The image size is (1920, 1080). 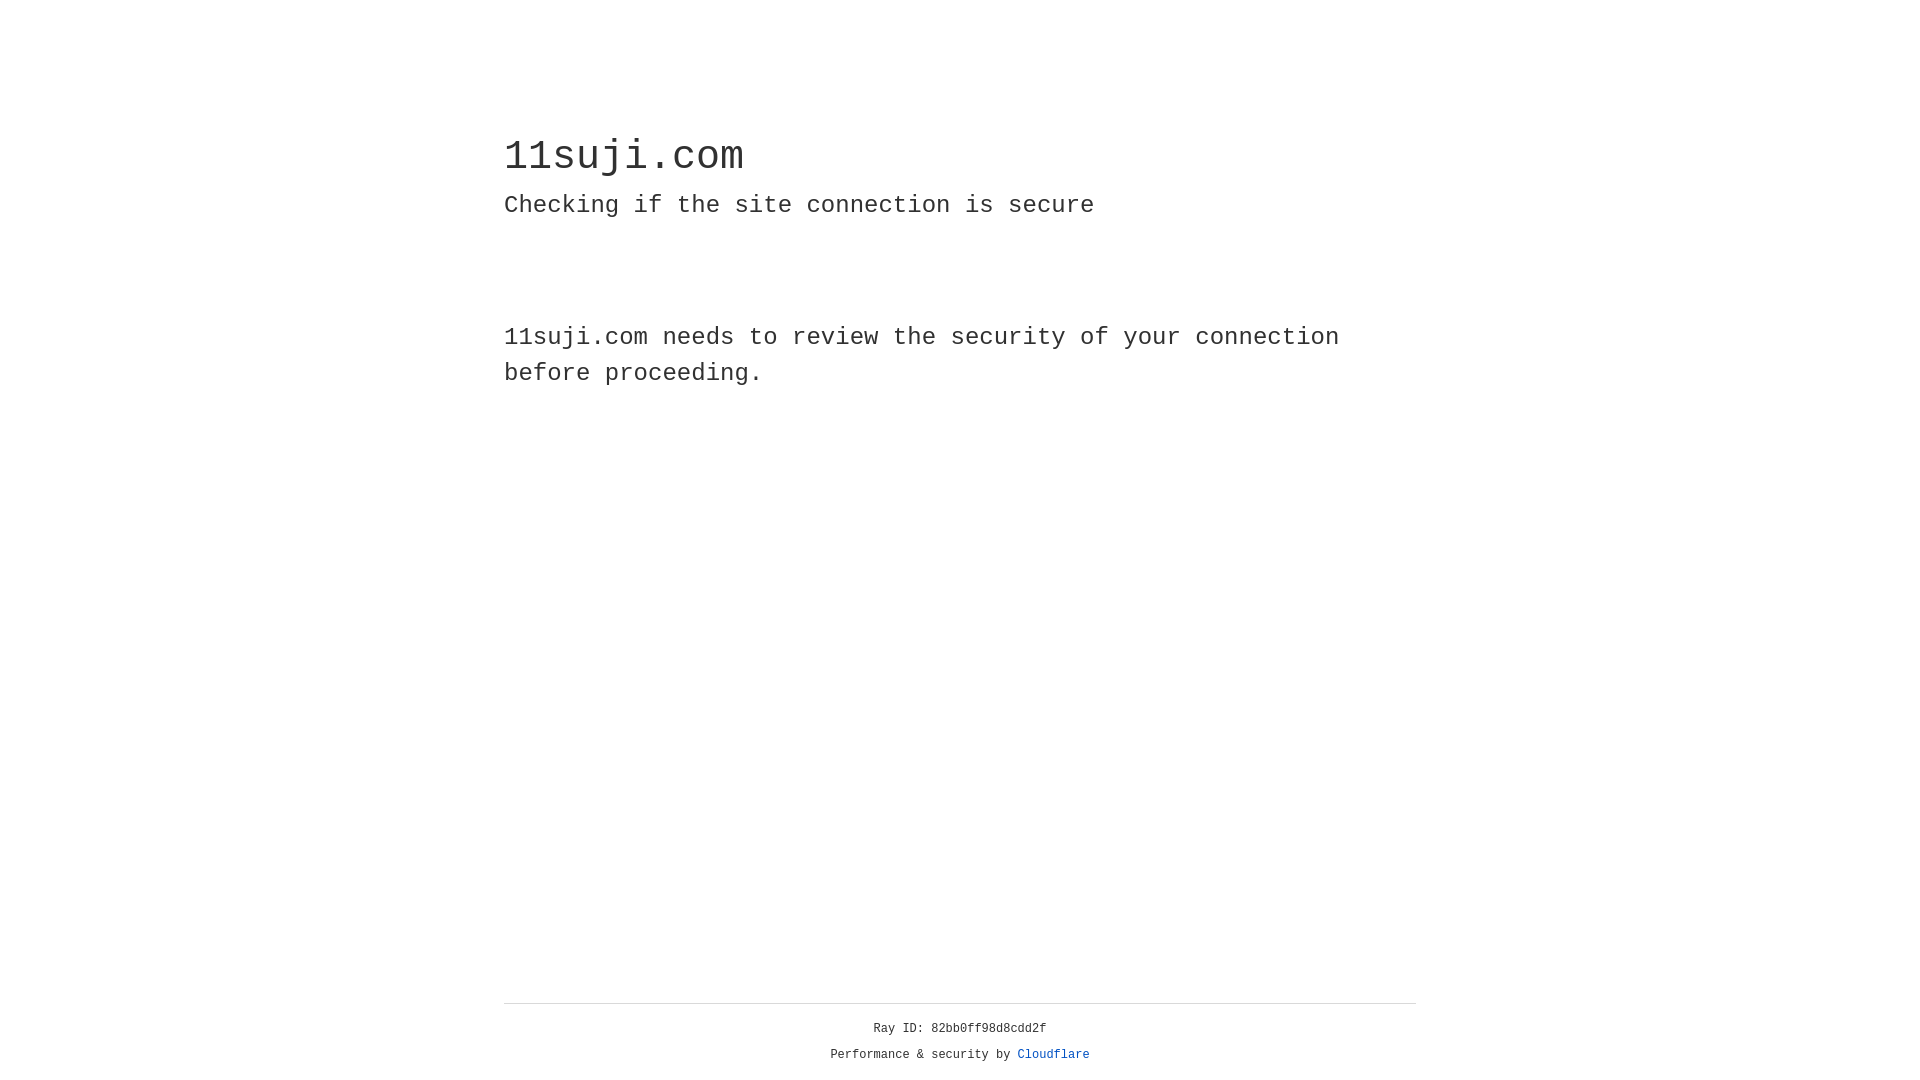 What do you see at coordinates (1017, 1054) in the screenshot?
I see `'Cloudflare'` at bounding box center [1017, 1054].